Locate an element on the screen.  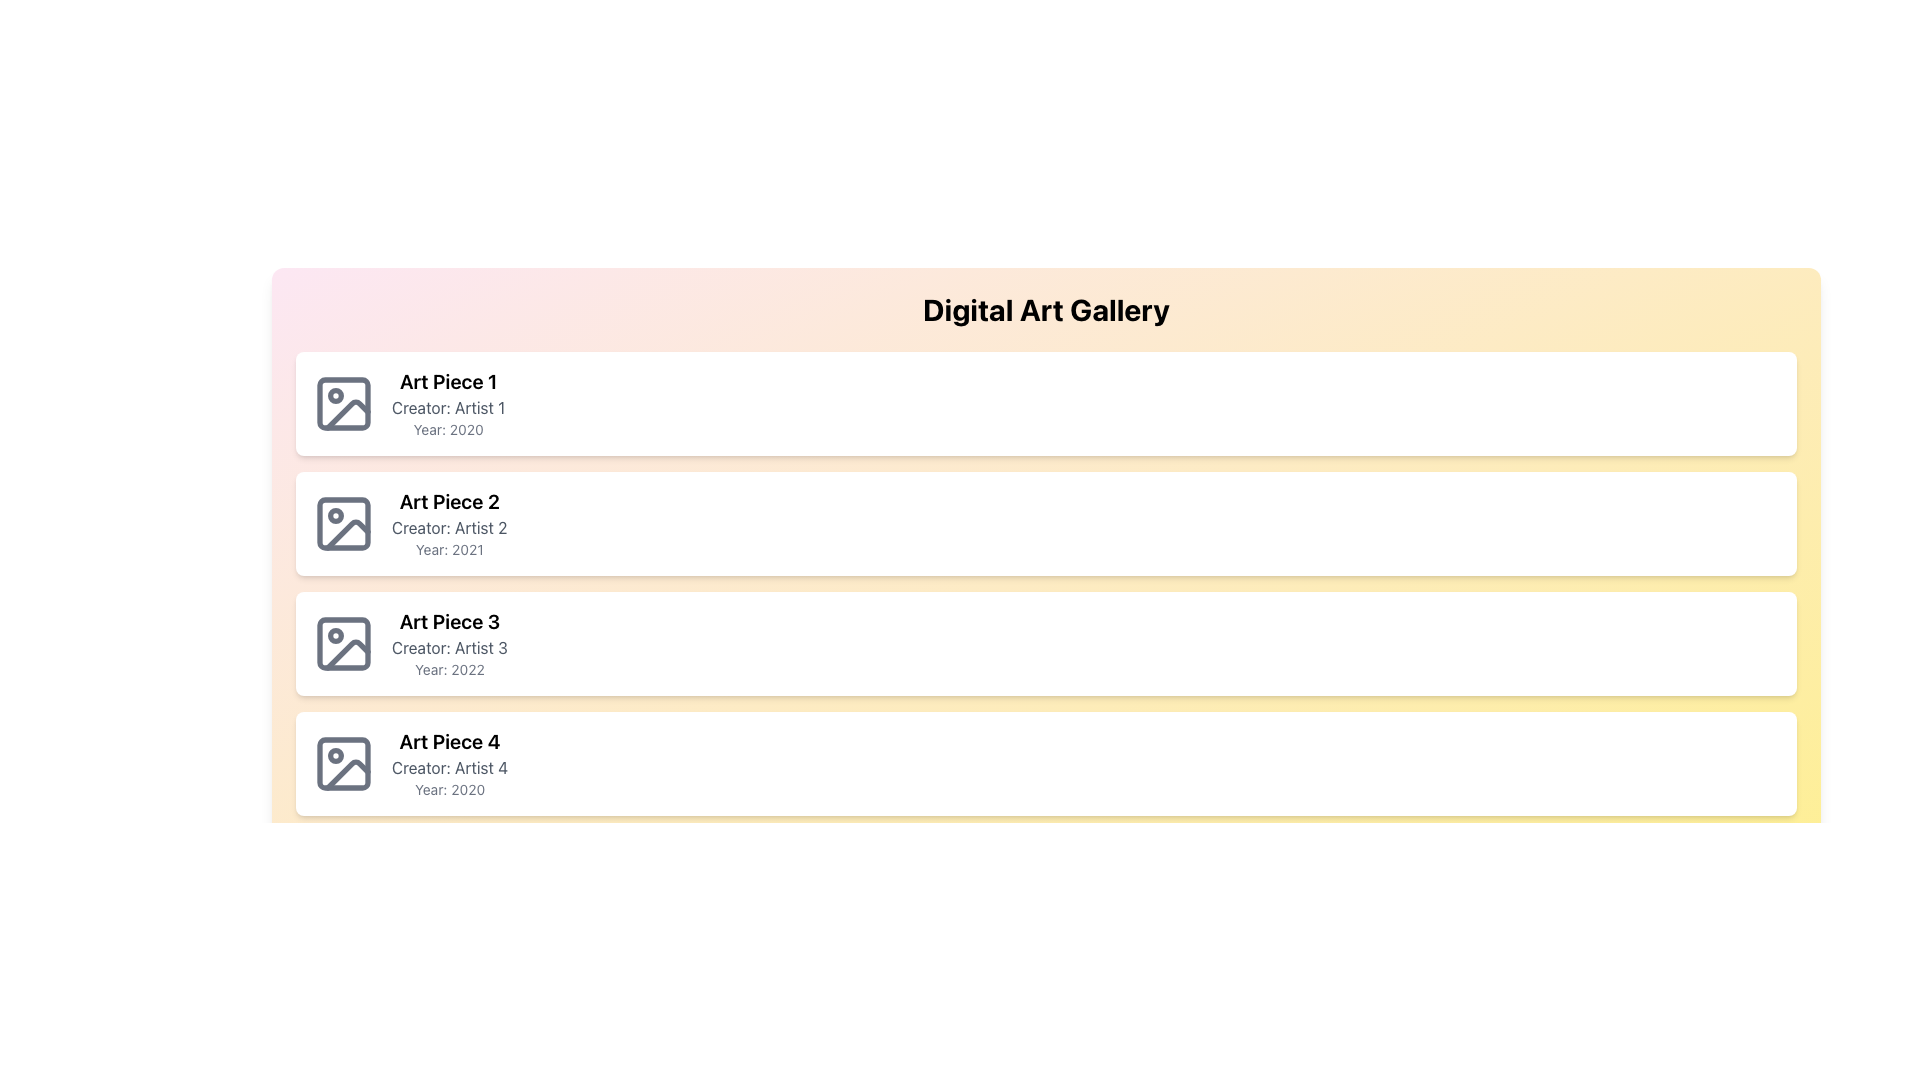
the visual icon representing 'Art Piece 4' in the 'Digital Art Gallery' interface is located at coordinates (344, 763).